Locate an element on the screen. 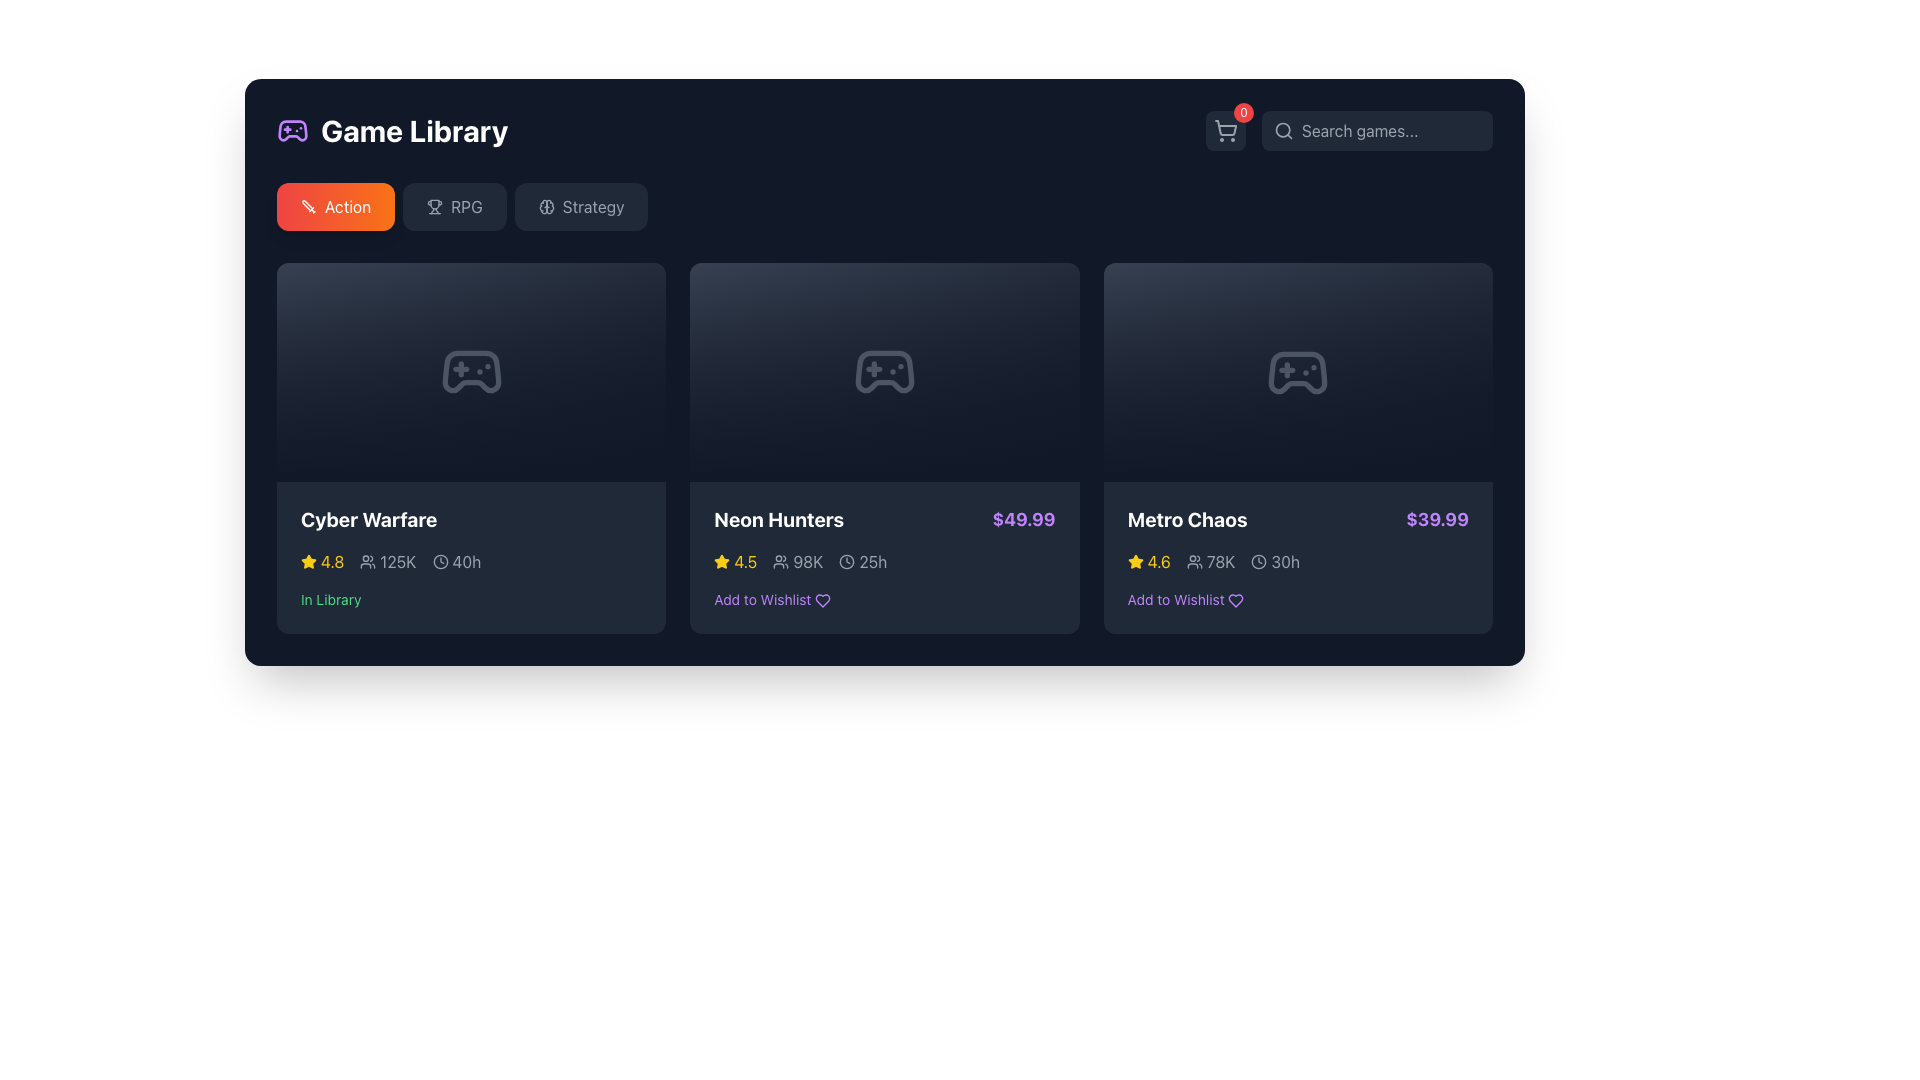  the 'Add to Wishlist' link with a heart icon located in the lower section of the last card in the Metro Chaos row is located at coordinates (1185, 599).